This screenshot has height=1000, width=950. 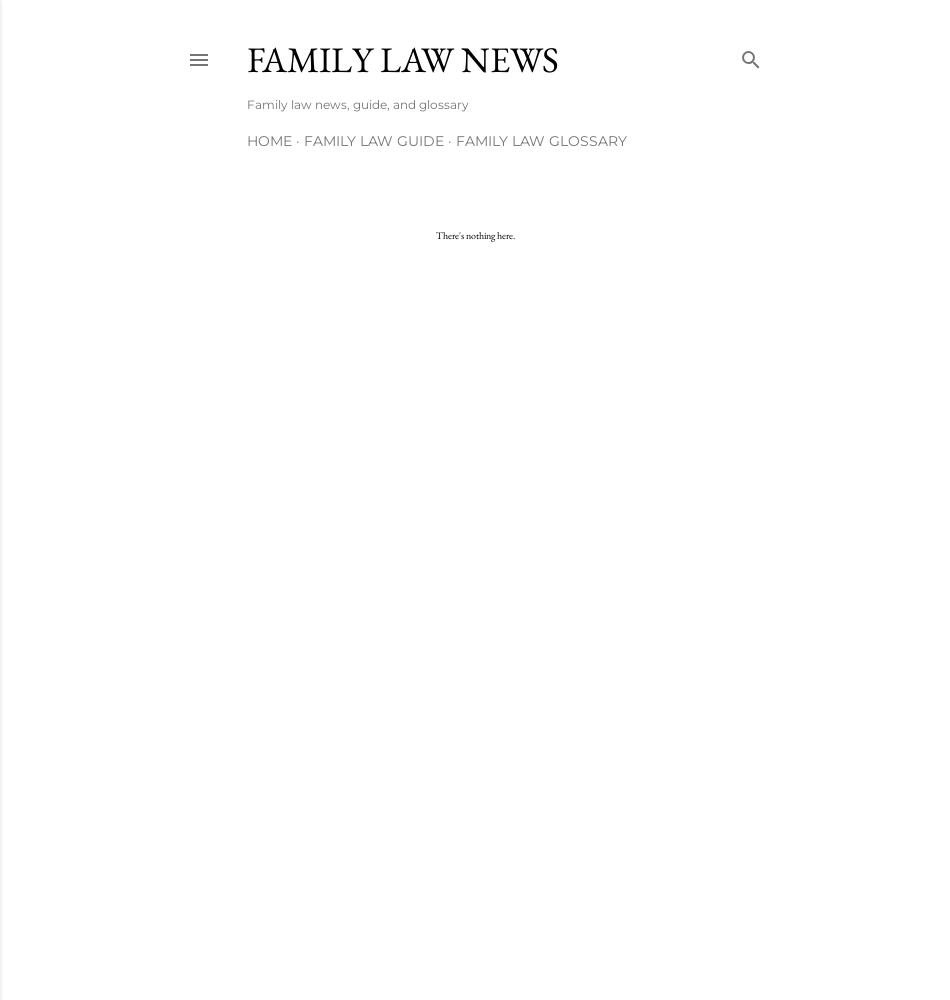 I want to click on 'Family Law News', so click(x=246, y=59).